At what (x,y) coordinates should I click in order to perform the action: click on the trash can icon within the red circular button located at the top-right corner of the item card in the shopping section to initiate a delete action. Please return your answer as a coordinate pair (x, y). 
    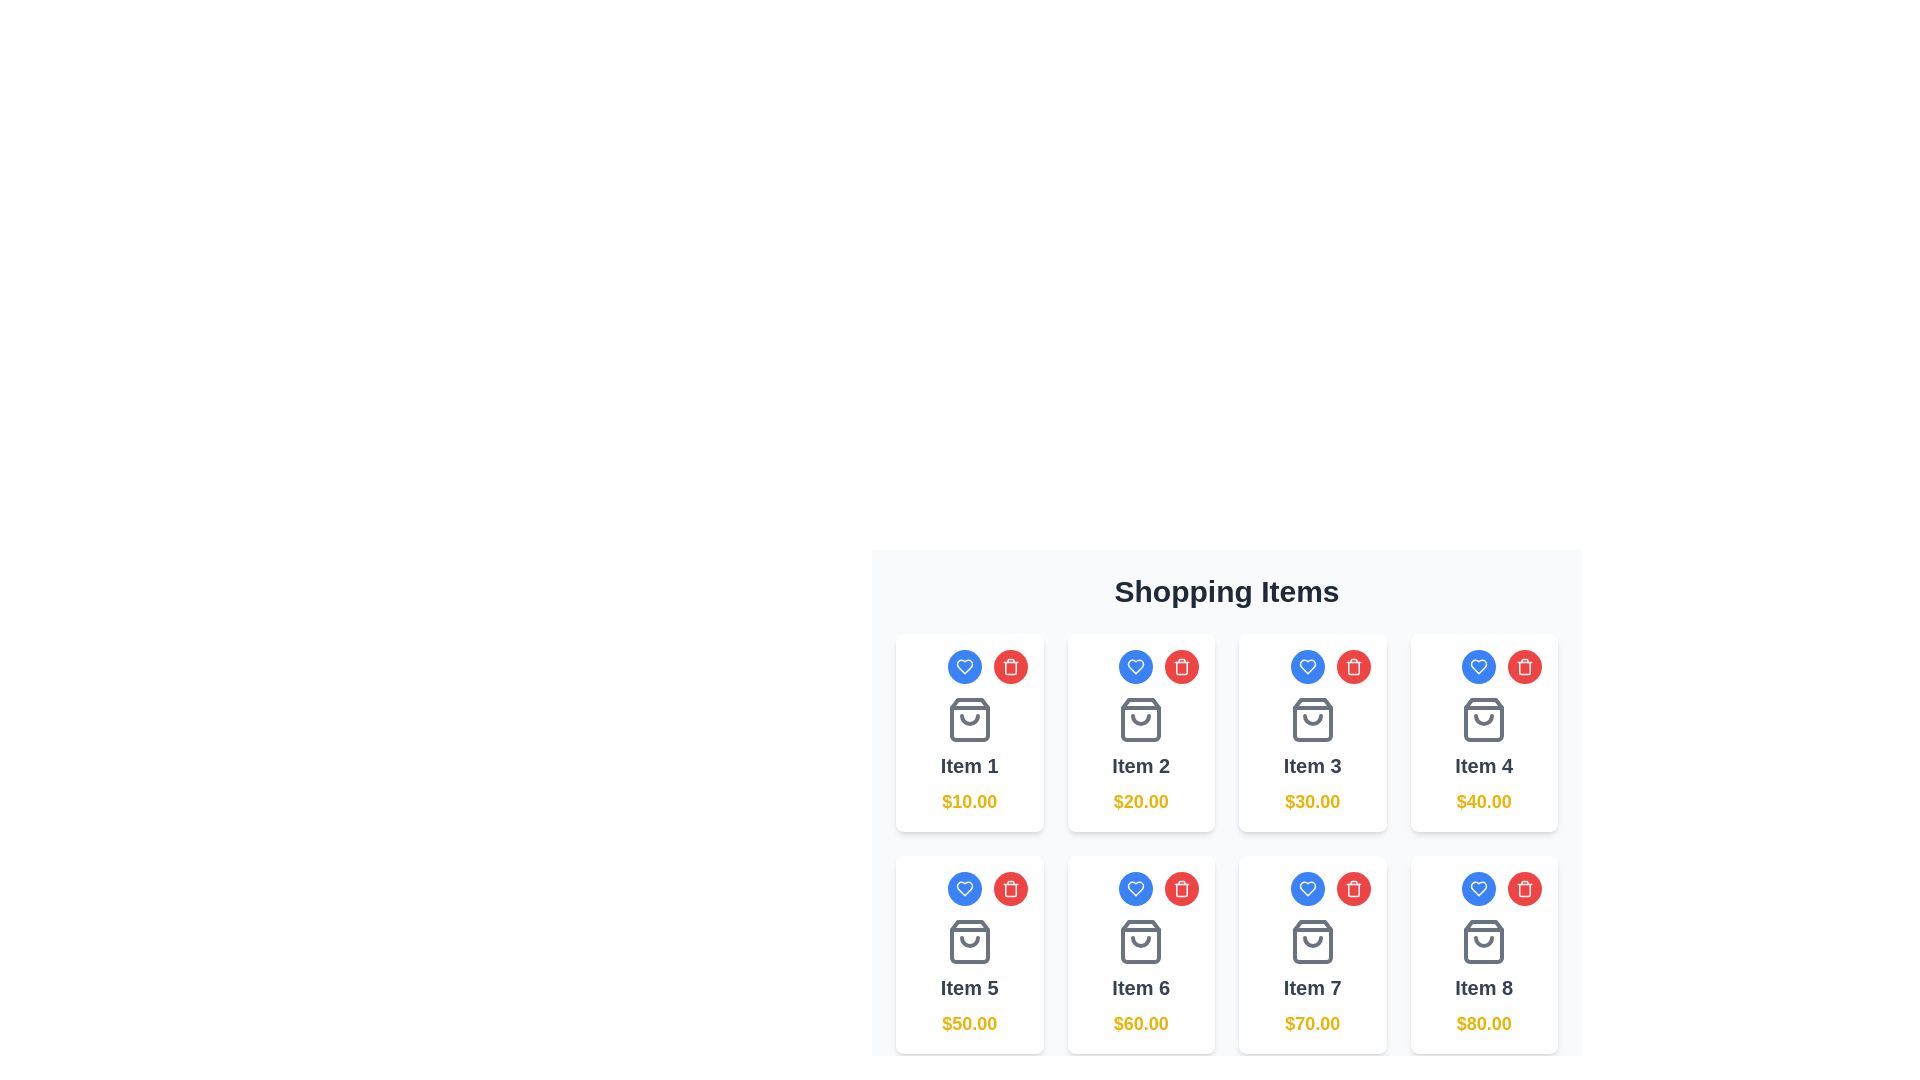
    Looking at the image, I should click on (1181, 667).